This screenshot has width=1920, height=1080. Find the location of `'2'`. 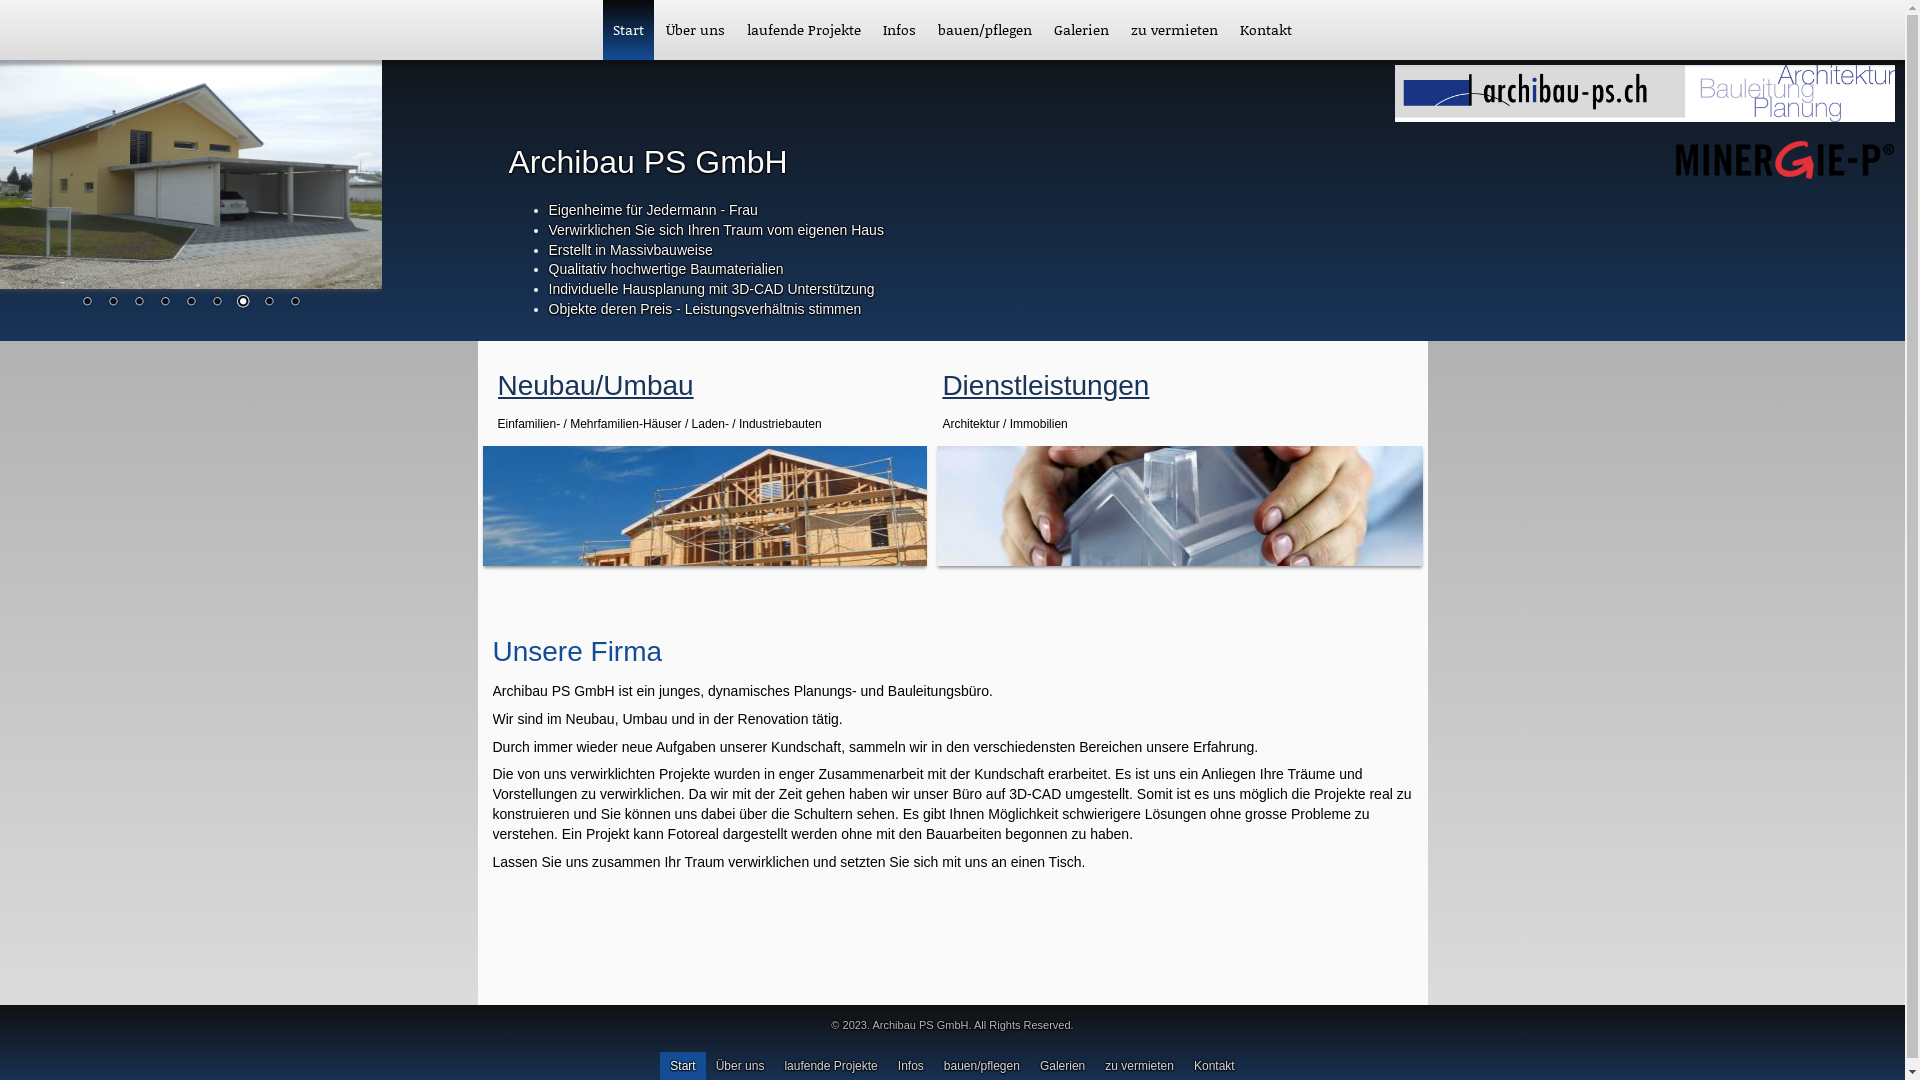

'2' is located at coordinates (112, 303).